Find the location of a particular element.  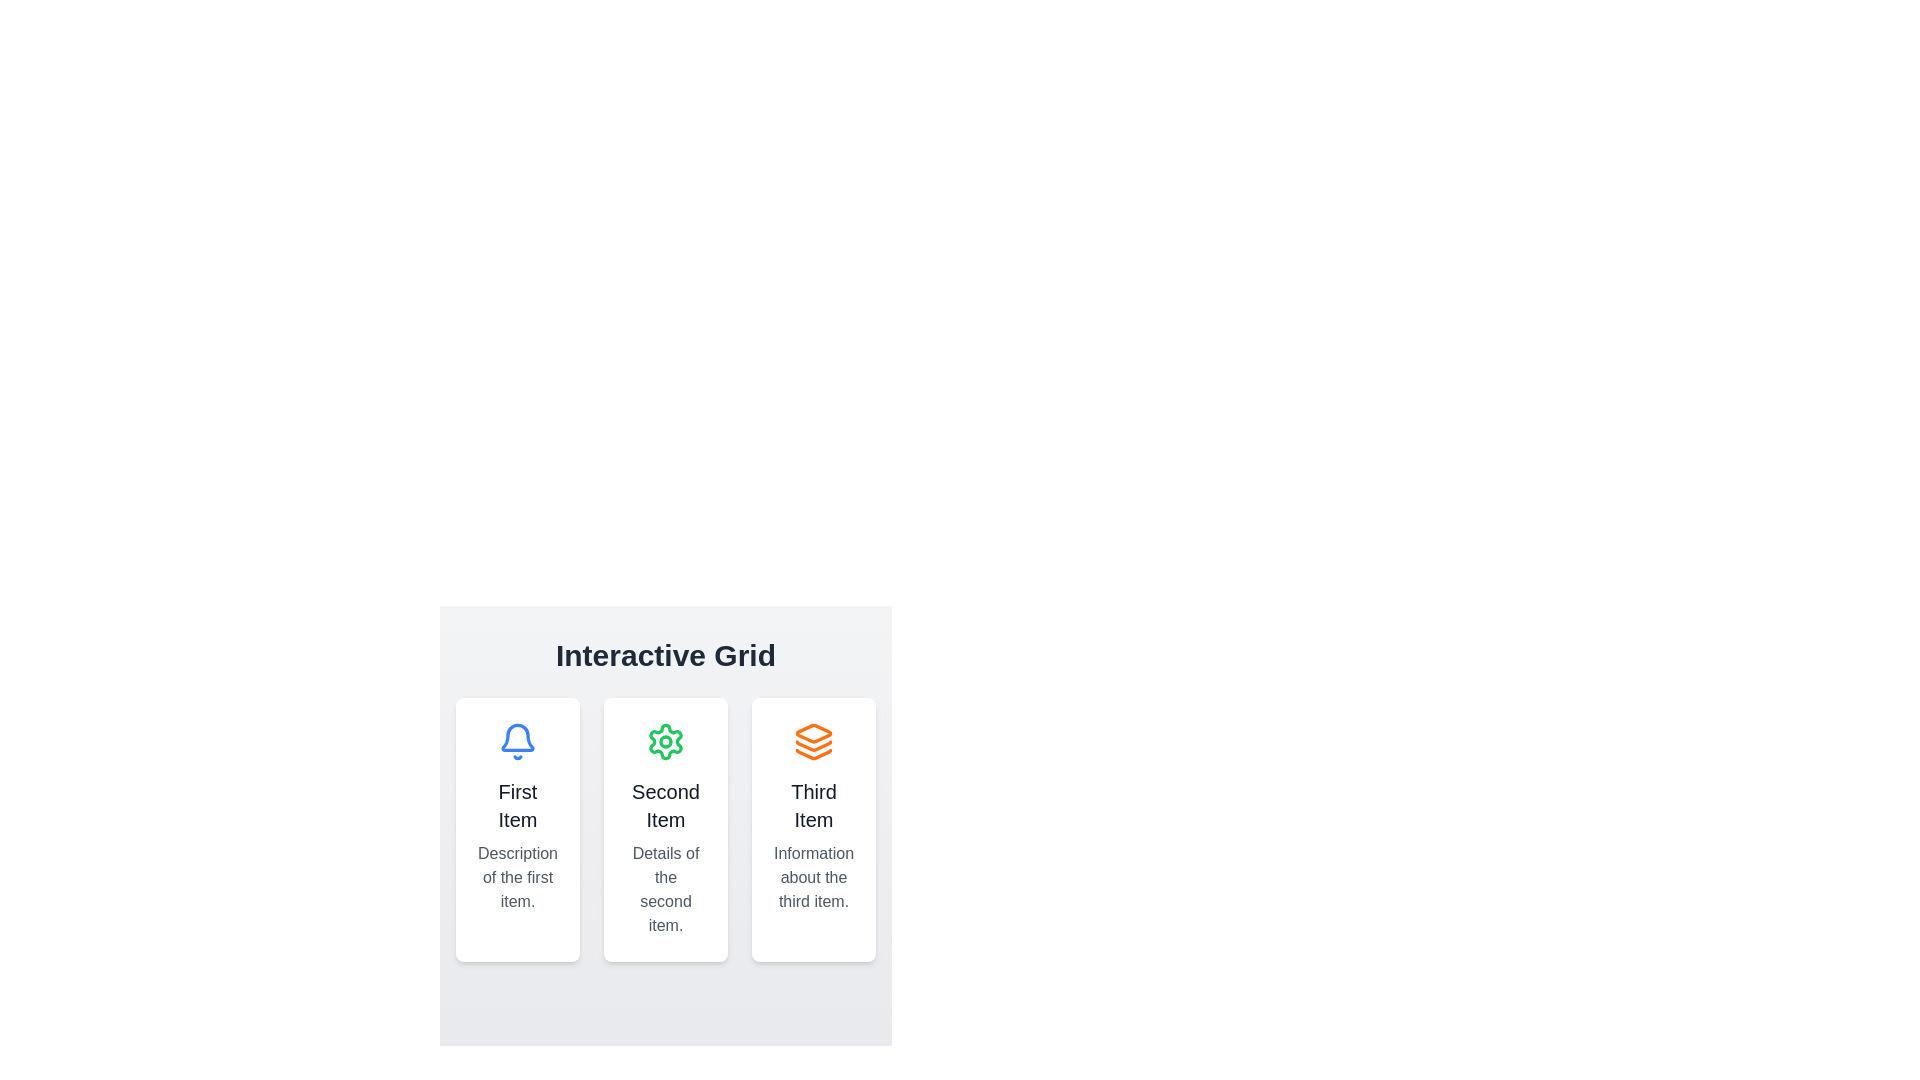

the presence of the blue notification bell icon, which is located at the top portion of the card labeled 'First Item' is located at coordinates (518, 741).